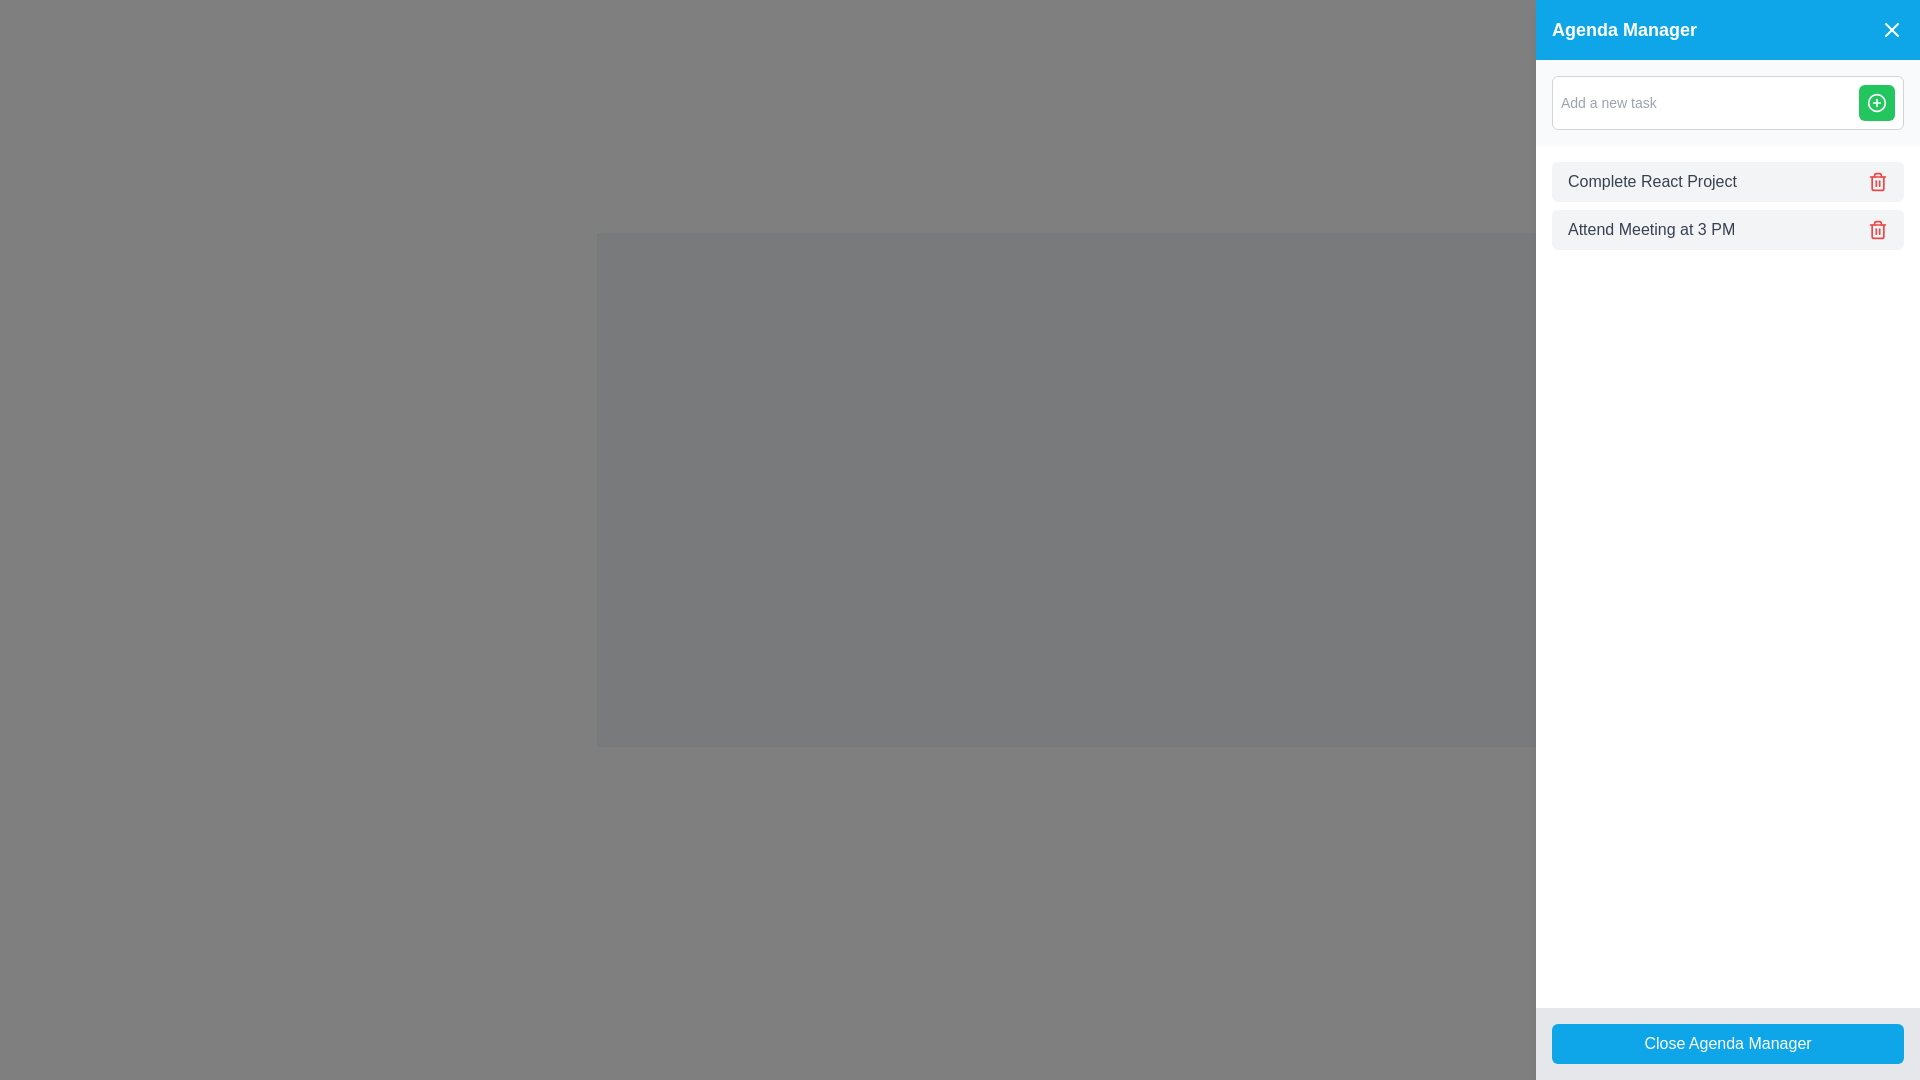 This screenshot has width=1920, height=1080. I want to click on the first task item in the 'Agenda Manager' panel, which shows task details like 'Complete React Project', so click(1727, 181).